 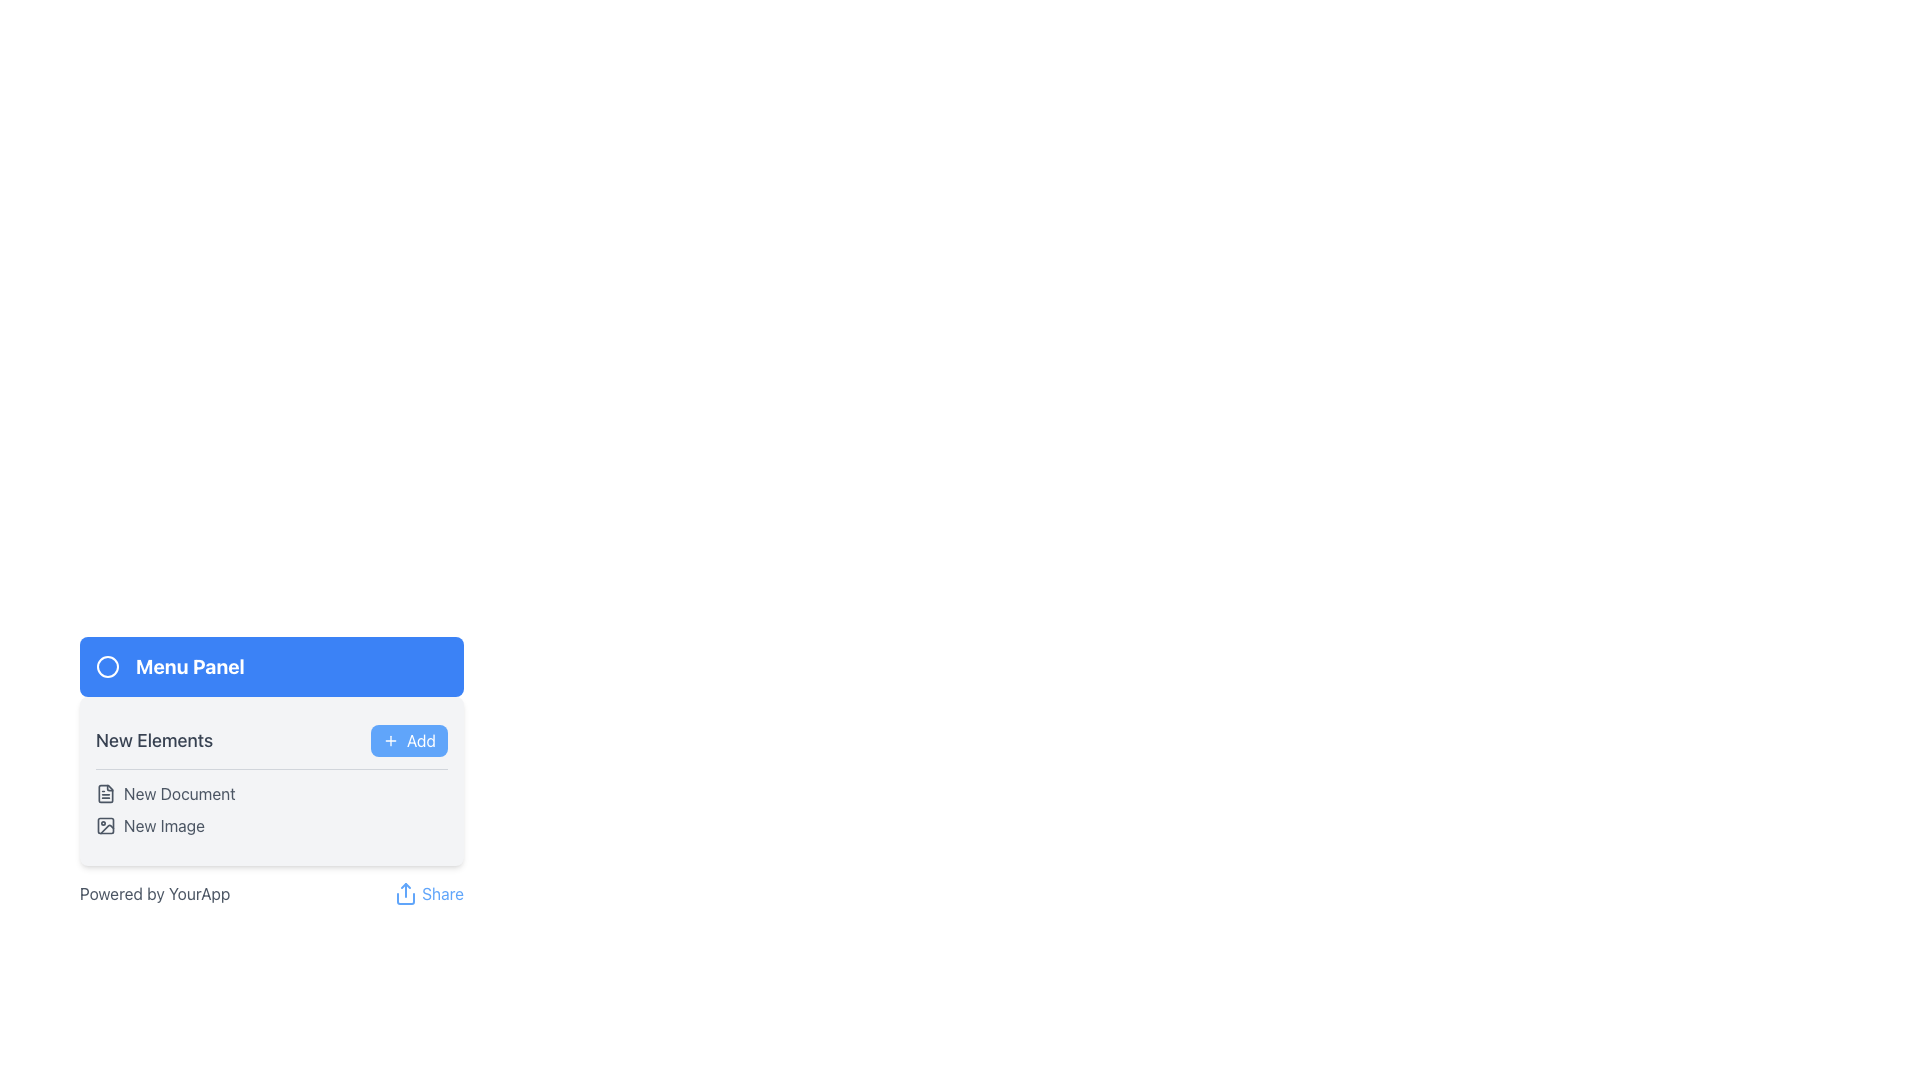 What do you see at coordinates (405, 893) in the screenshot?
I see `the blue-colored share icon adjacent to the 'Share' text label in the bottom-left section of the user interface` at bounding box center [405, 893].